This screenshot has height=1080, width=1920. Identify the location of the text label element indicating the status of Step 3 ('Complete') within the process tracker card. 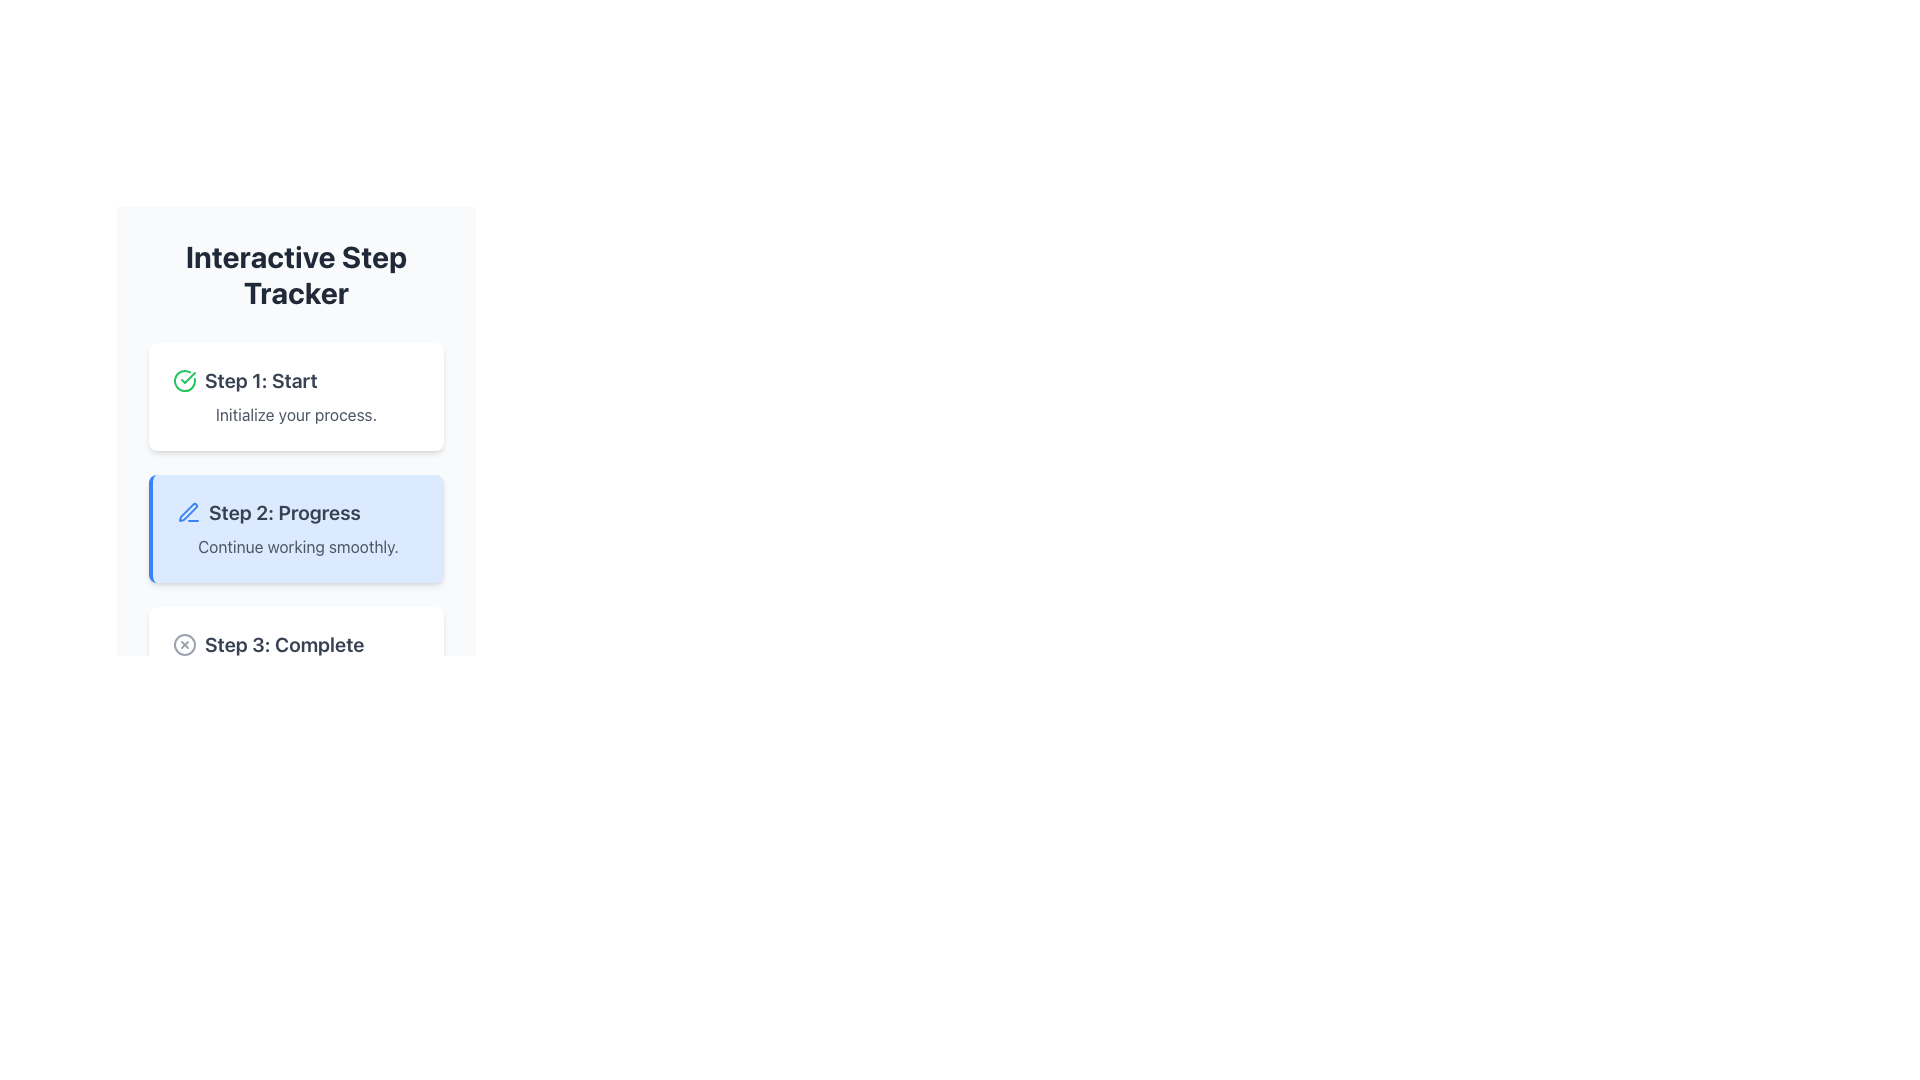
(295, 644).